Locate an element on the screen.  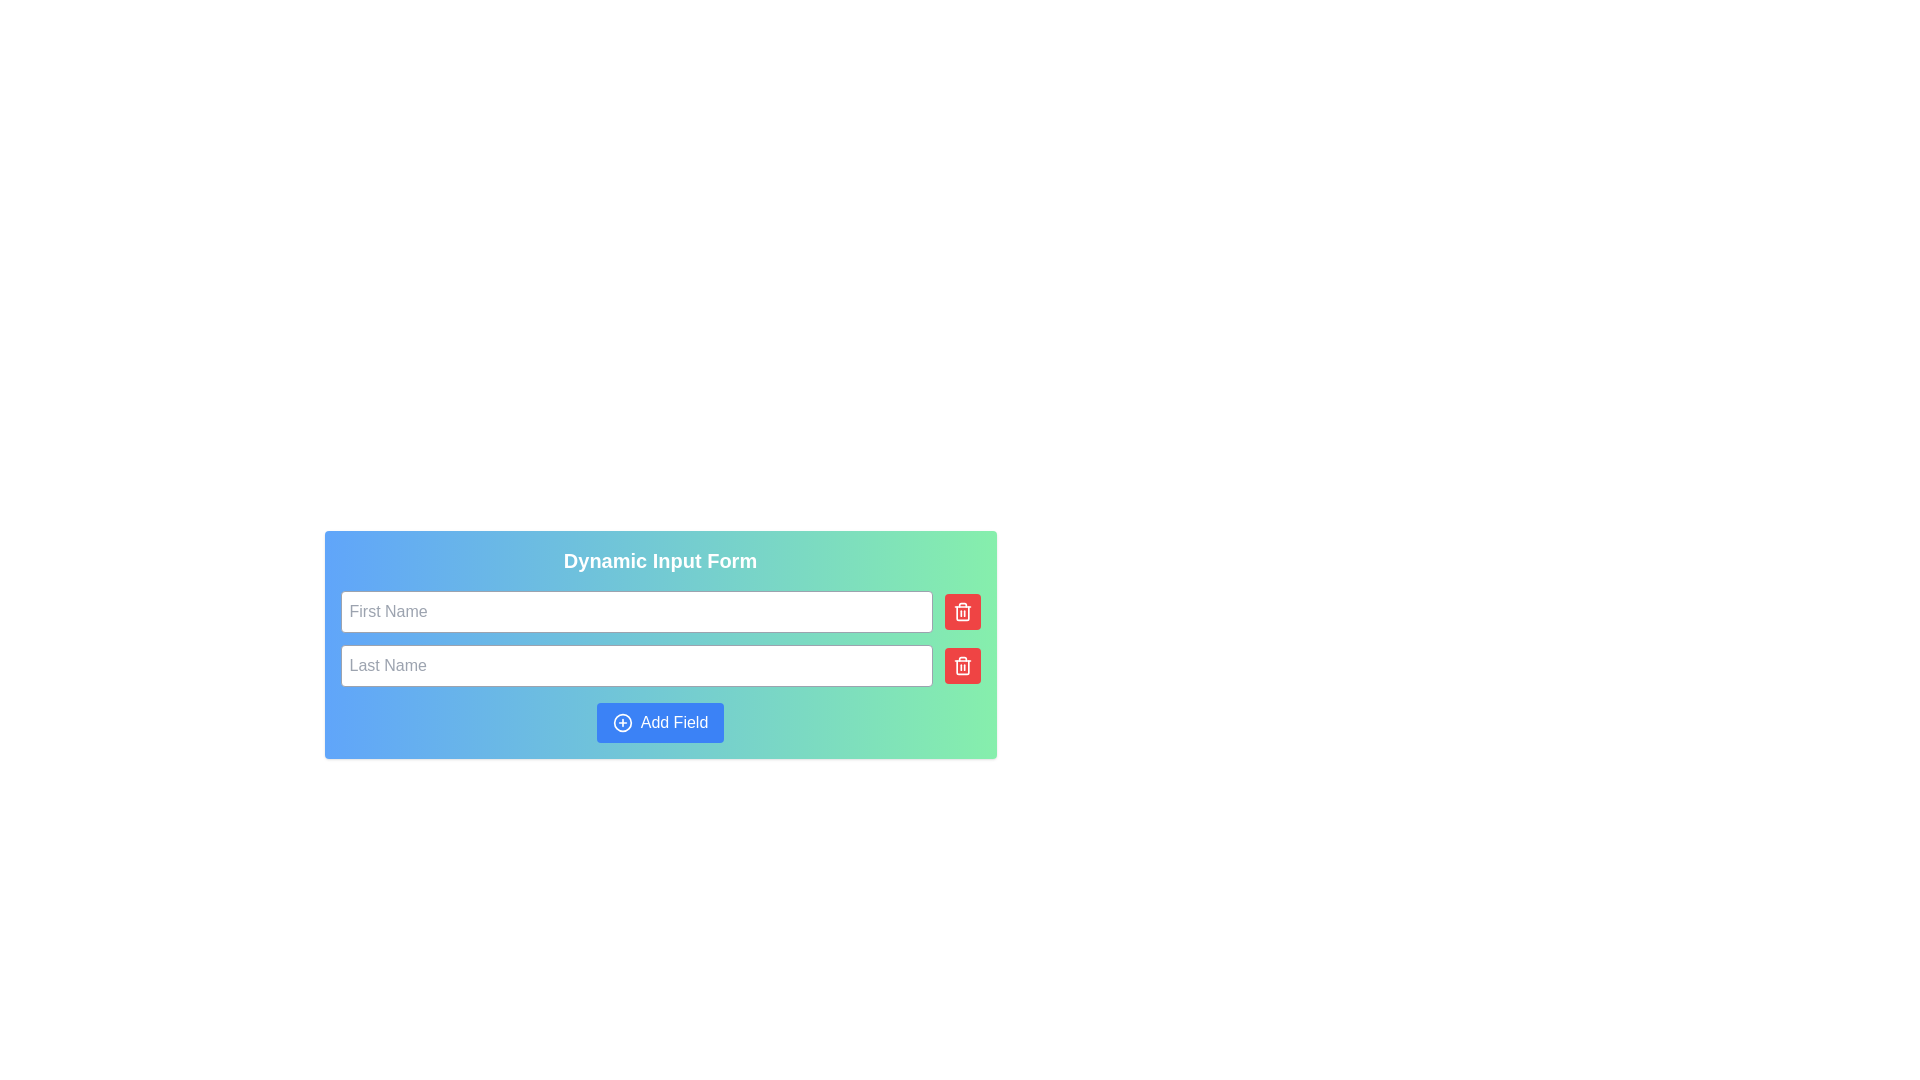
the 'Add Field' button by targeting the Decorative Icon is located at coordinates (621, 722).